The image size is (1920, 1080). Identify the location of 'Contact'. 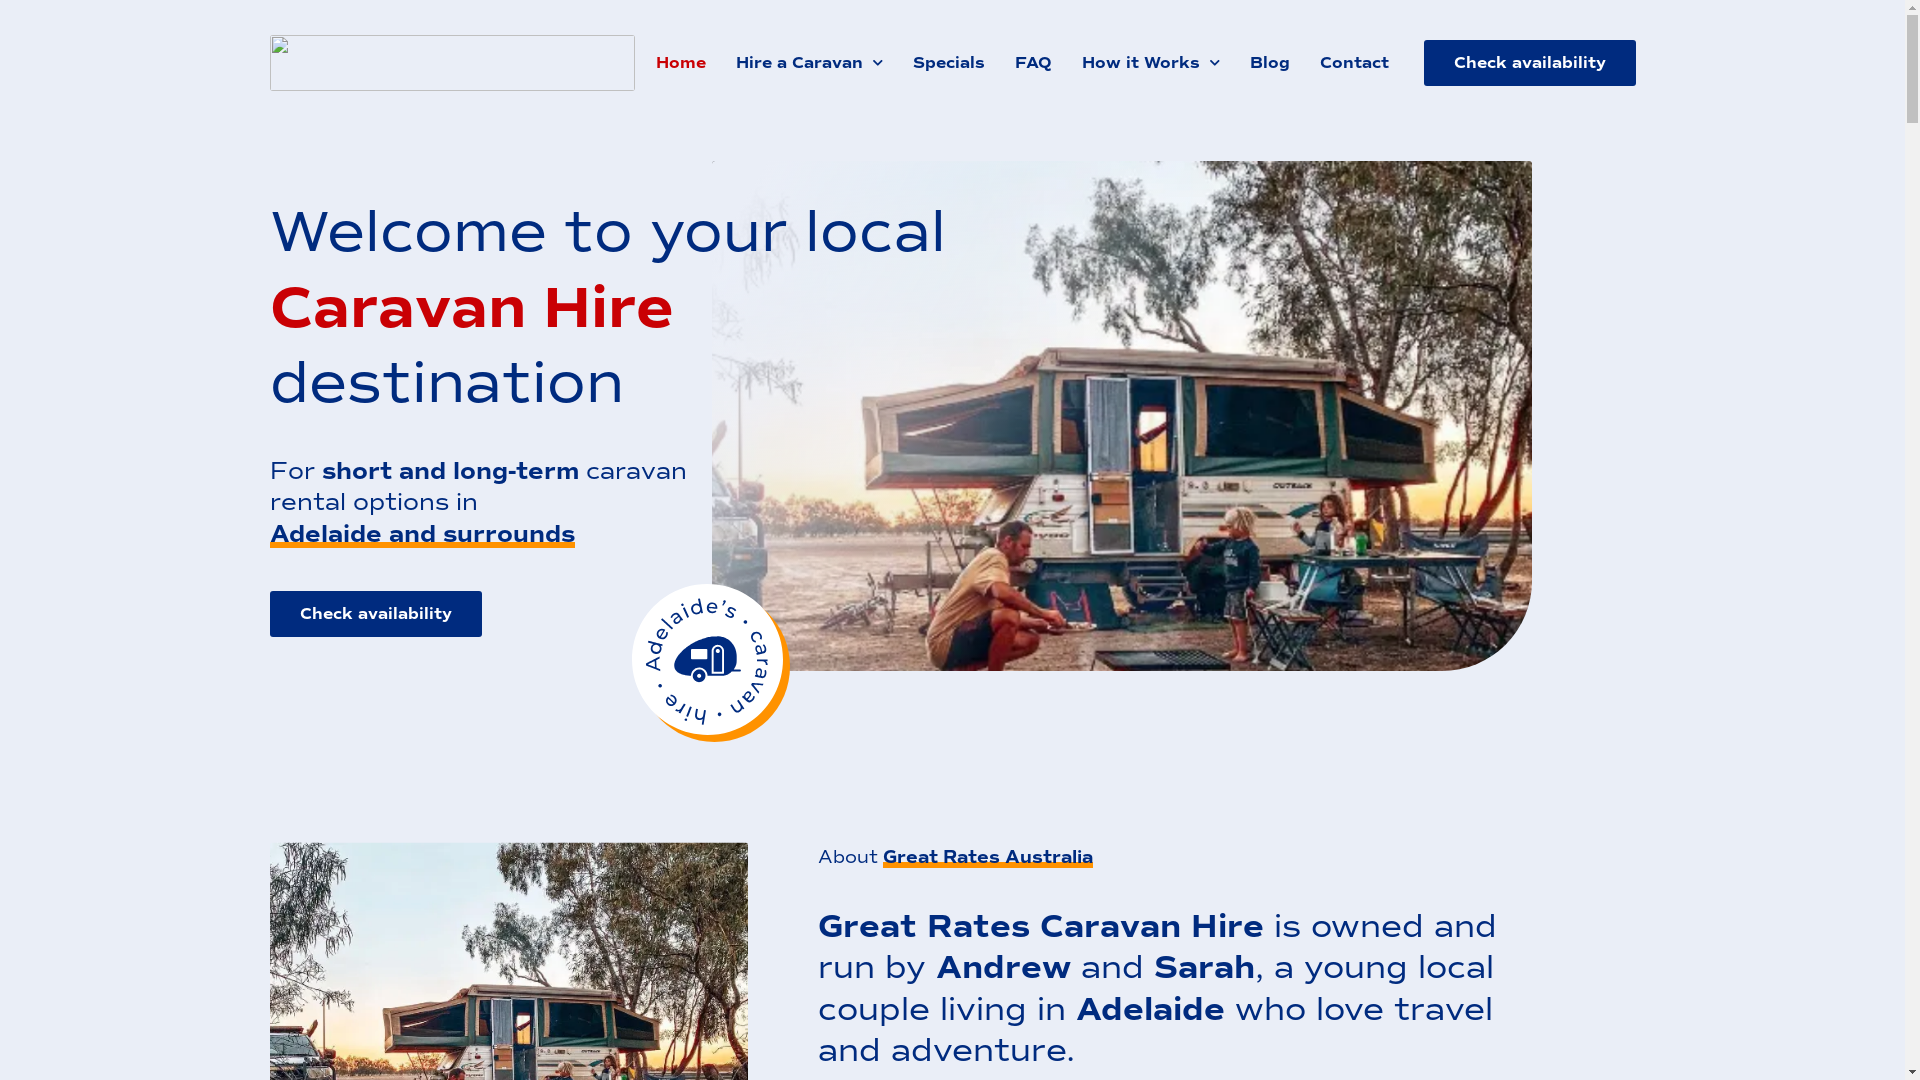
(1353, 61).